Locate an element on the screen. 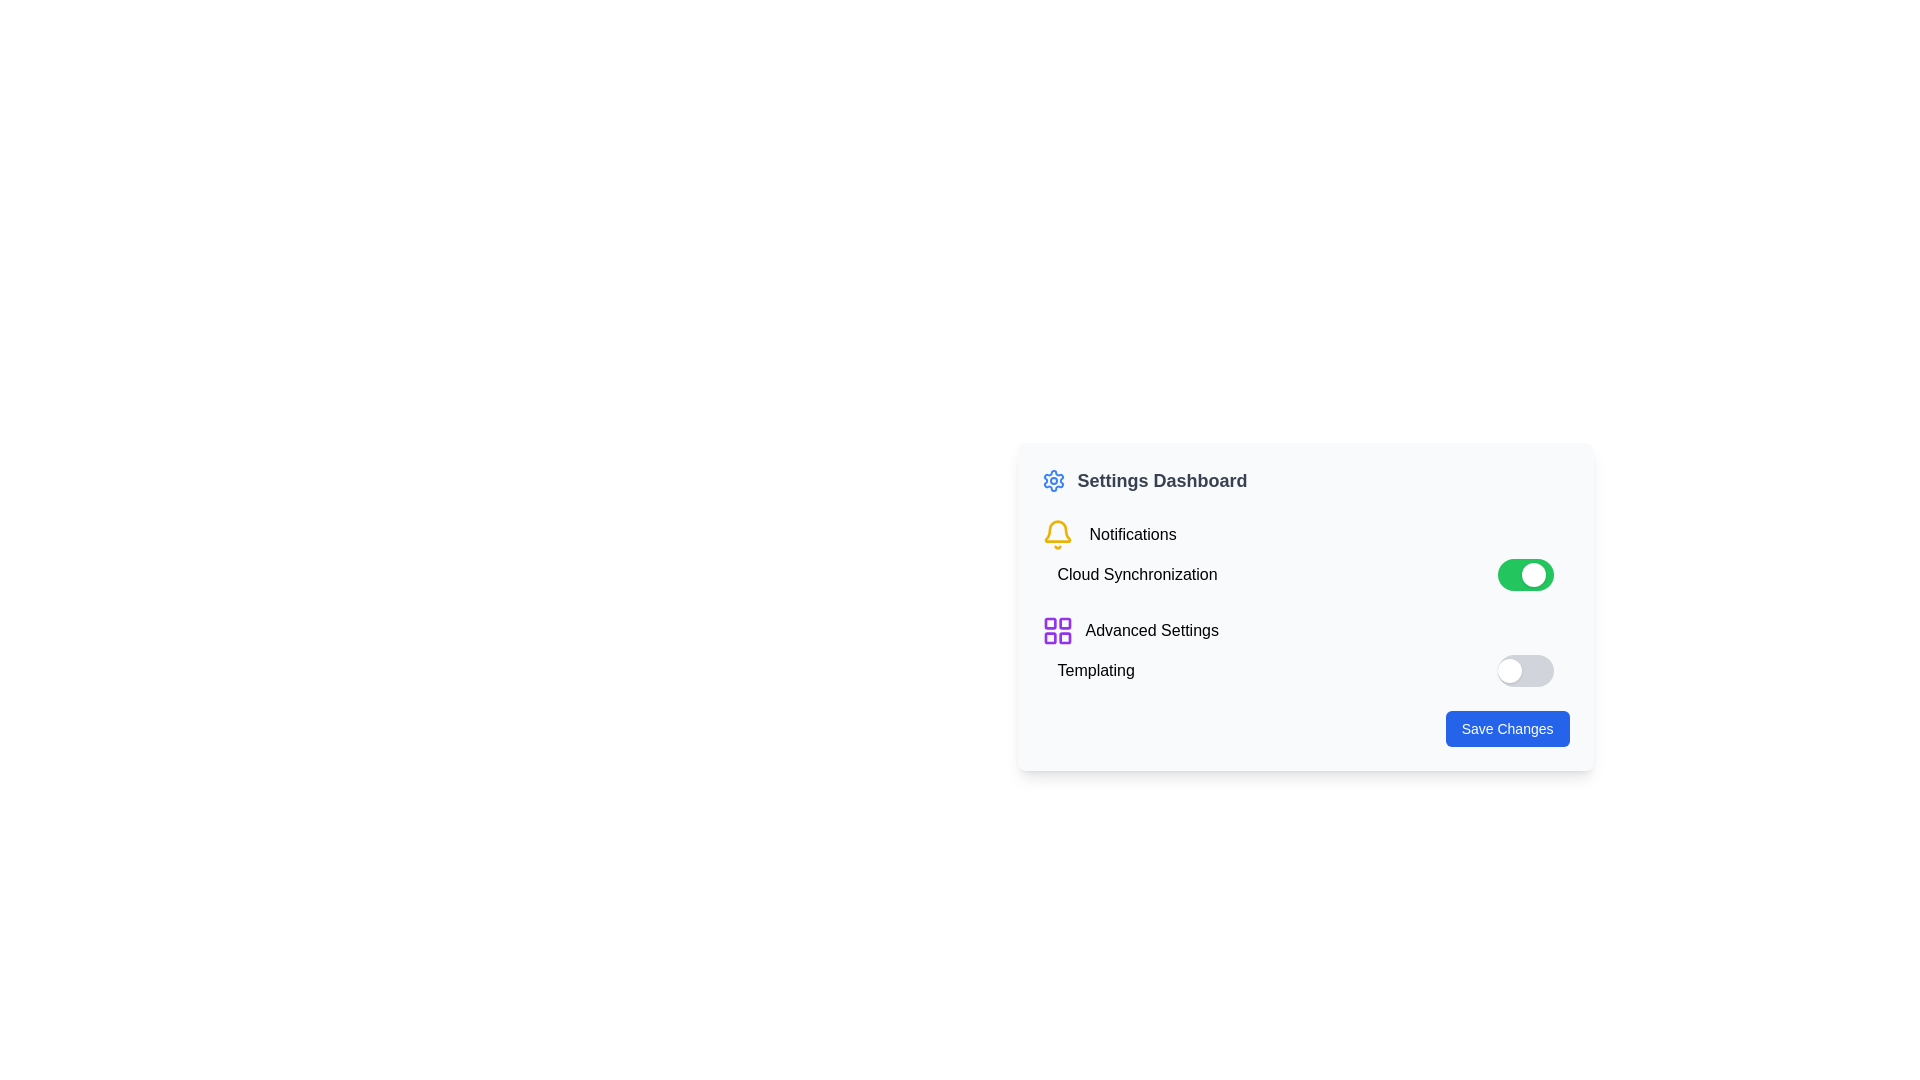 The image size is (1920, 1080). text label displaying 'Notifications' which is styled in medium font size and positioned next to a bell icon in the notification section is located at coordinates (1132, 534).